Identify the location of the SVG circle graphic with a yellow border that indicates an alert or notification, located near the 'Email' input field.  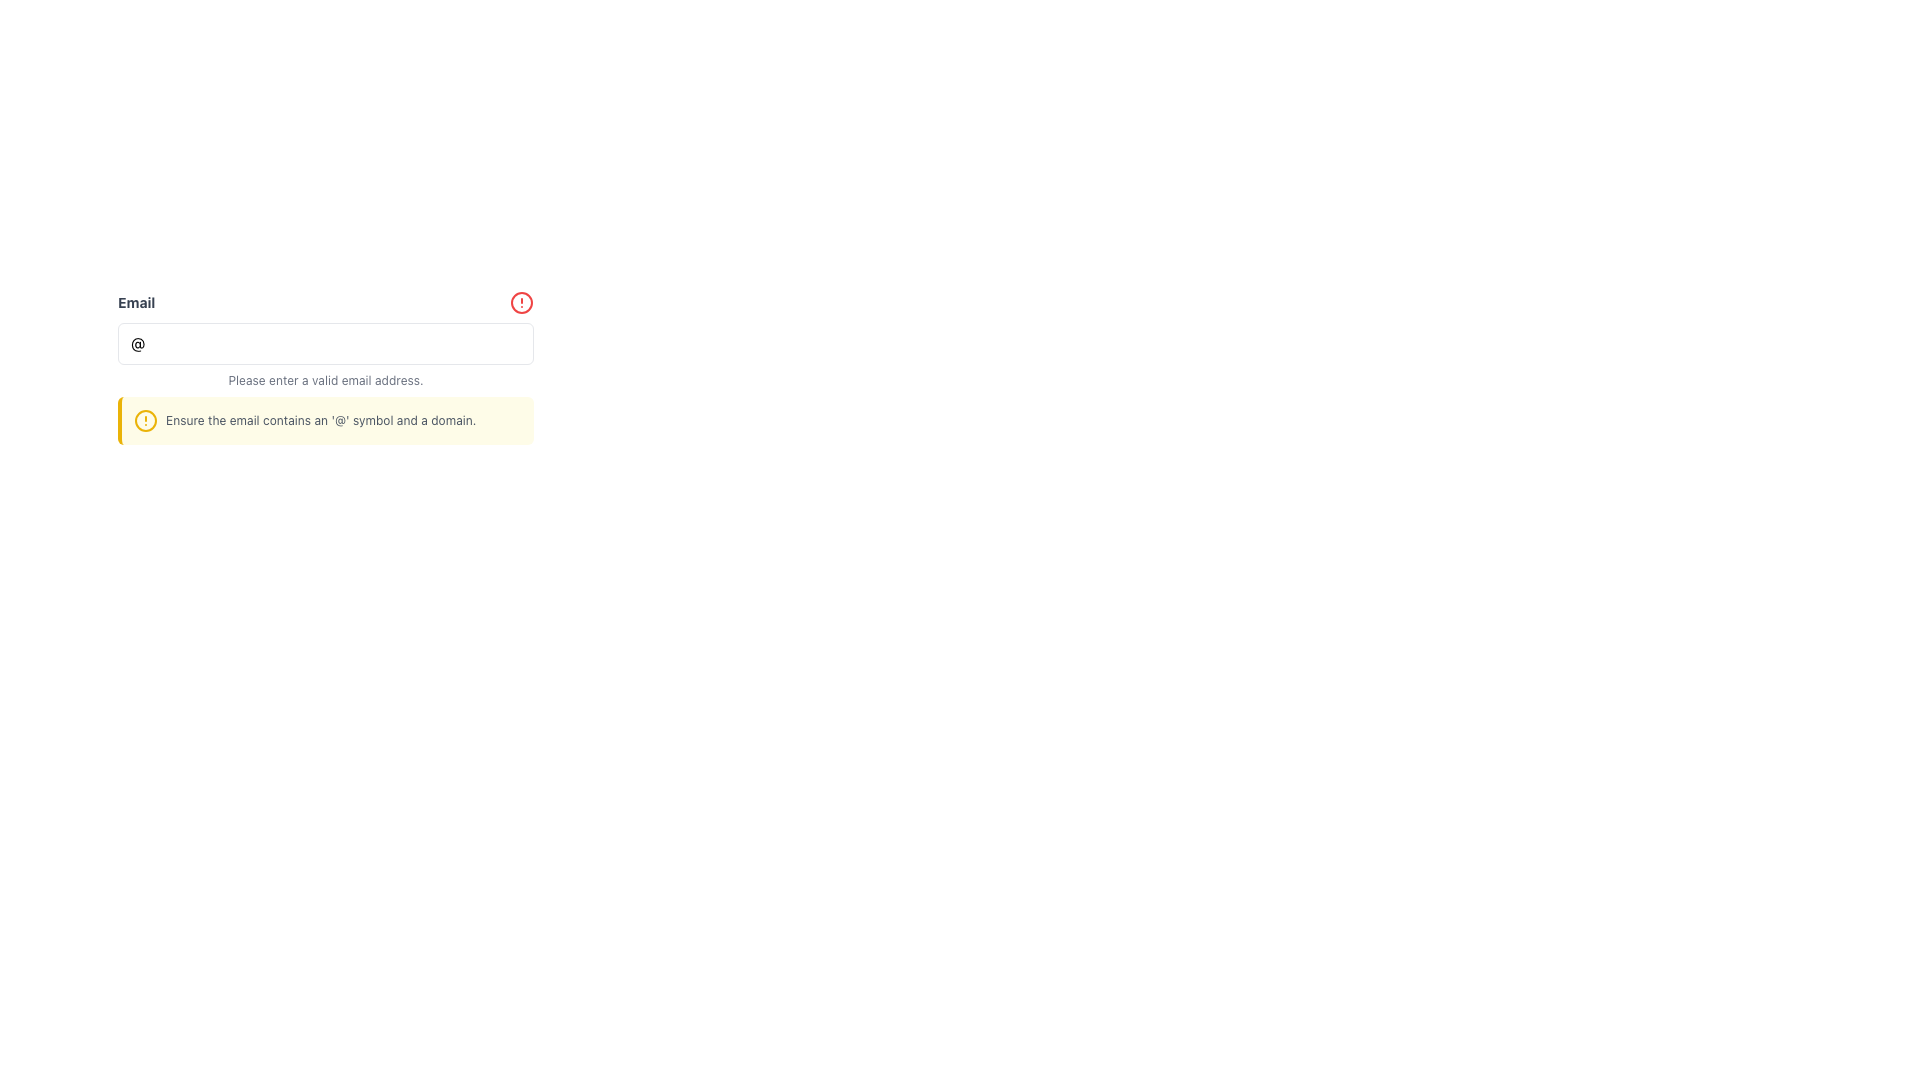
(144, 419).